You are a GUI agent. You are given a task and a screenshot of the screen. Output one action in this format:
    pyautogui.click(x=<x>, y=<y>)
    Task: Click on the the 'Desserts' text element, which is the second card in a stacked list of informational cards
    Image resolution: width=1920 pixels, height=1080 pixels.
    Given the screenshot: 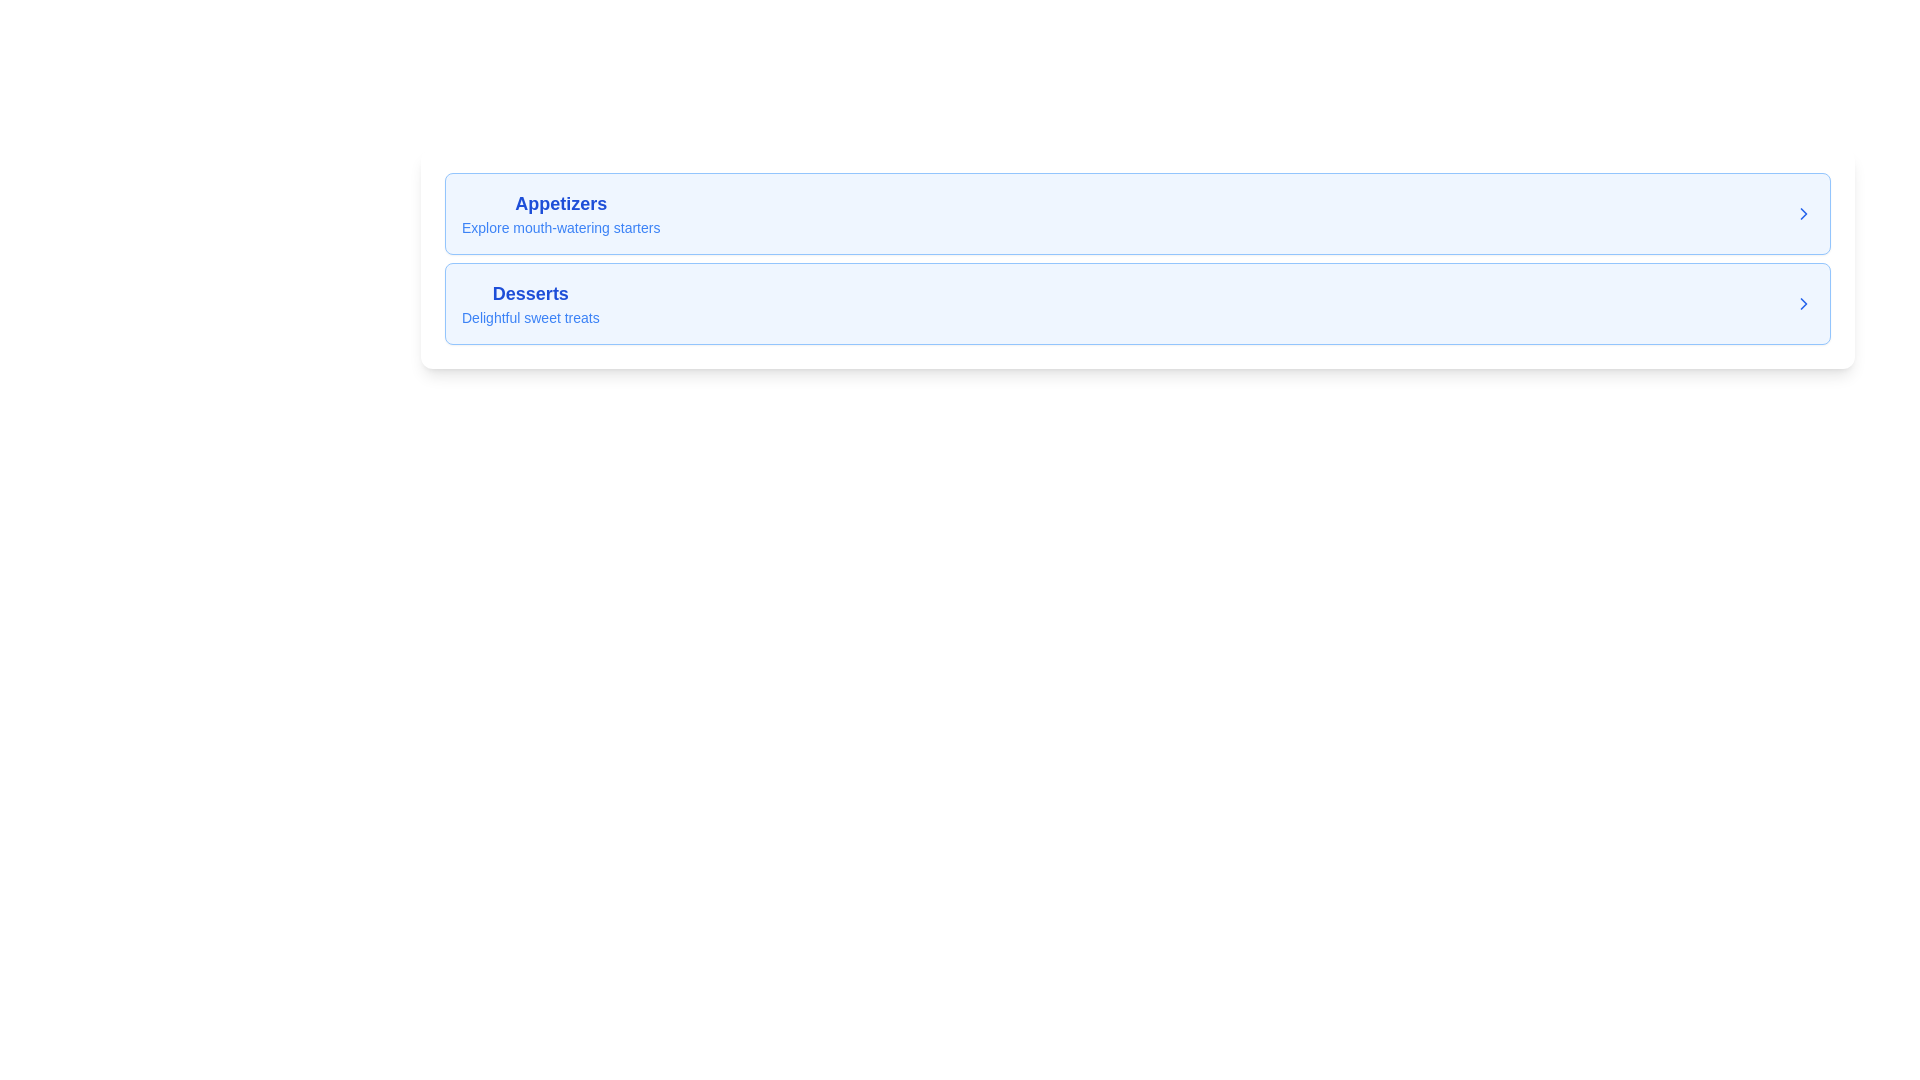 What is the action you would take?
    pyautogui.click(x=530, y=304)
    